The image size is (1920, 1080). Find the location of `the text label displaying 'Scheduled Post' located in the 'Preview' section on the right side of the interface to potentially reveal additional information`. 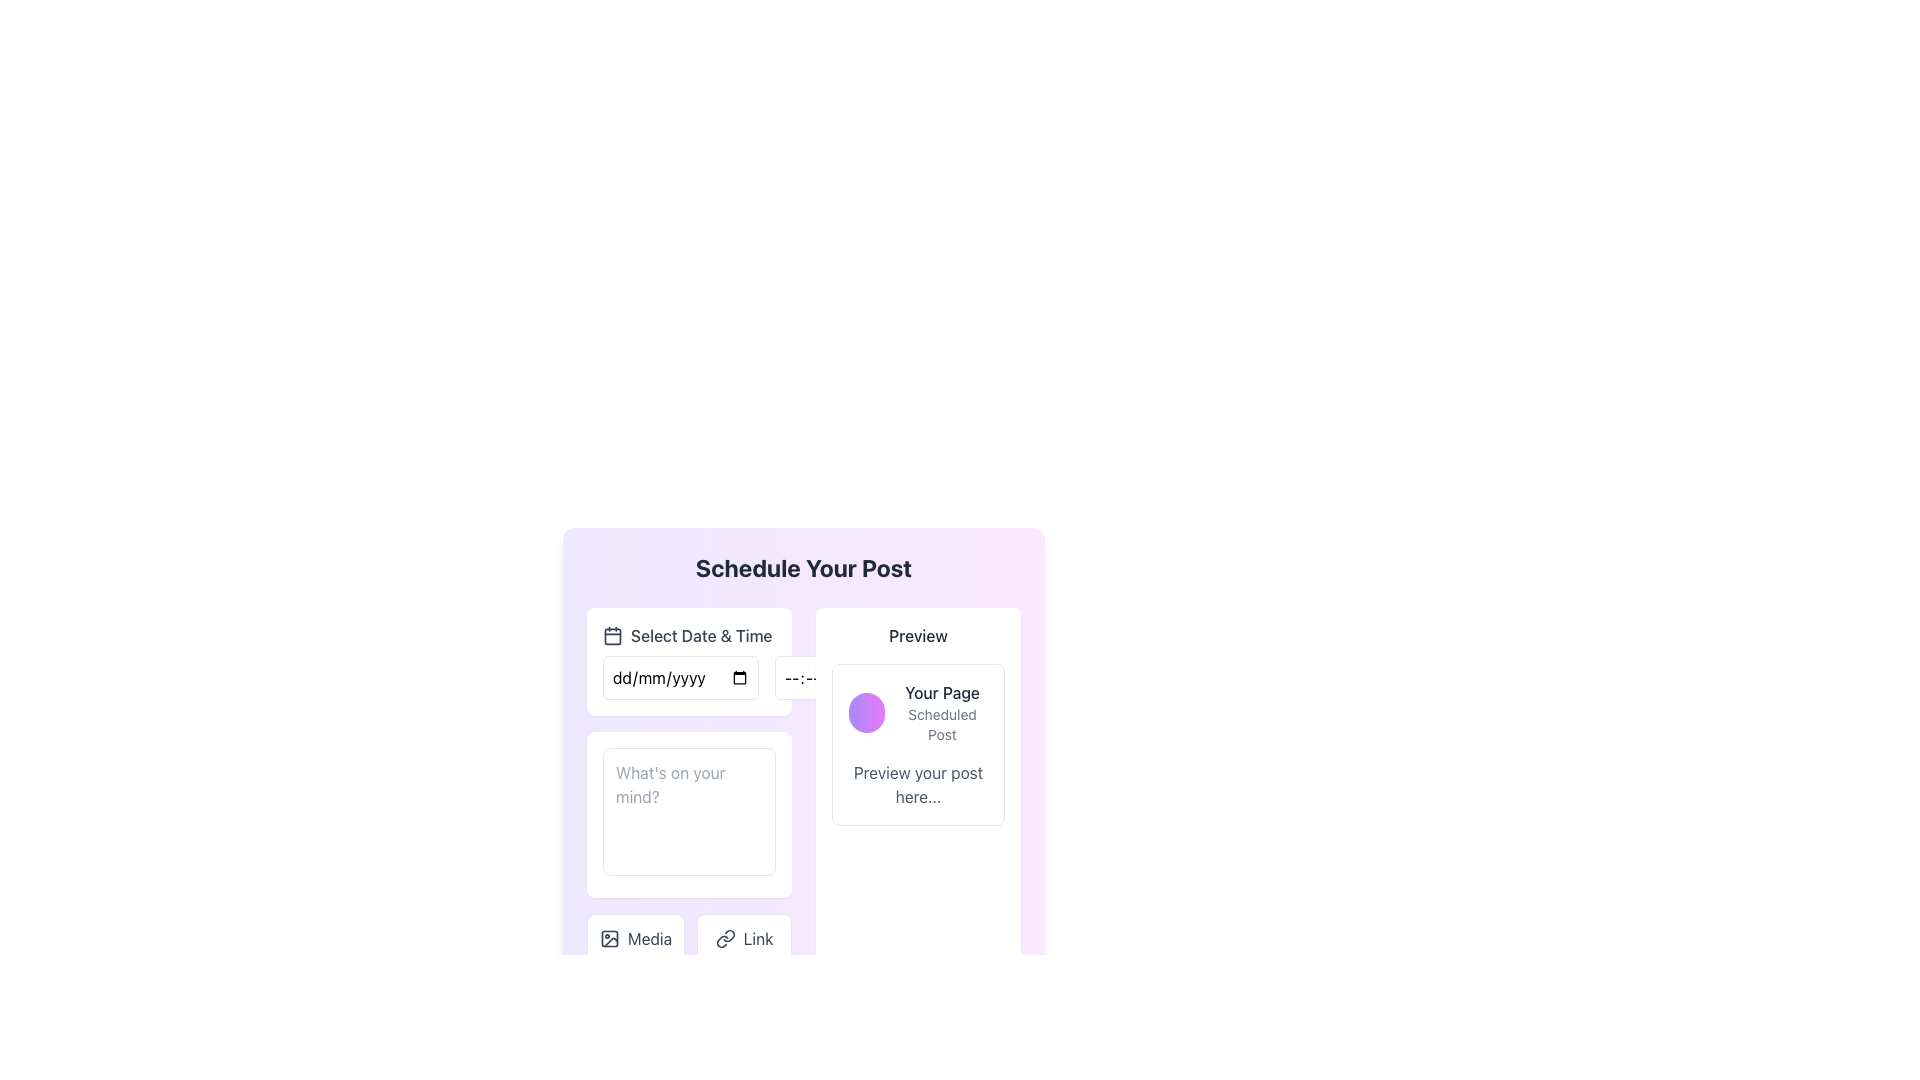

the text label displaying 'Scheduled Post' located in the 'Preview' section on the right side of the interface to potentially reveal additional information is located at coordinates (941, 725).